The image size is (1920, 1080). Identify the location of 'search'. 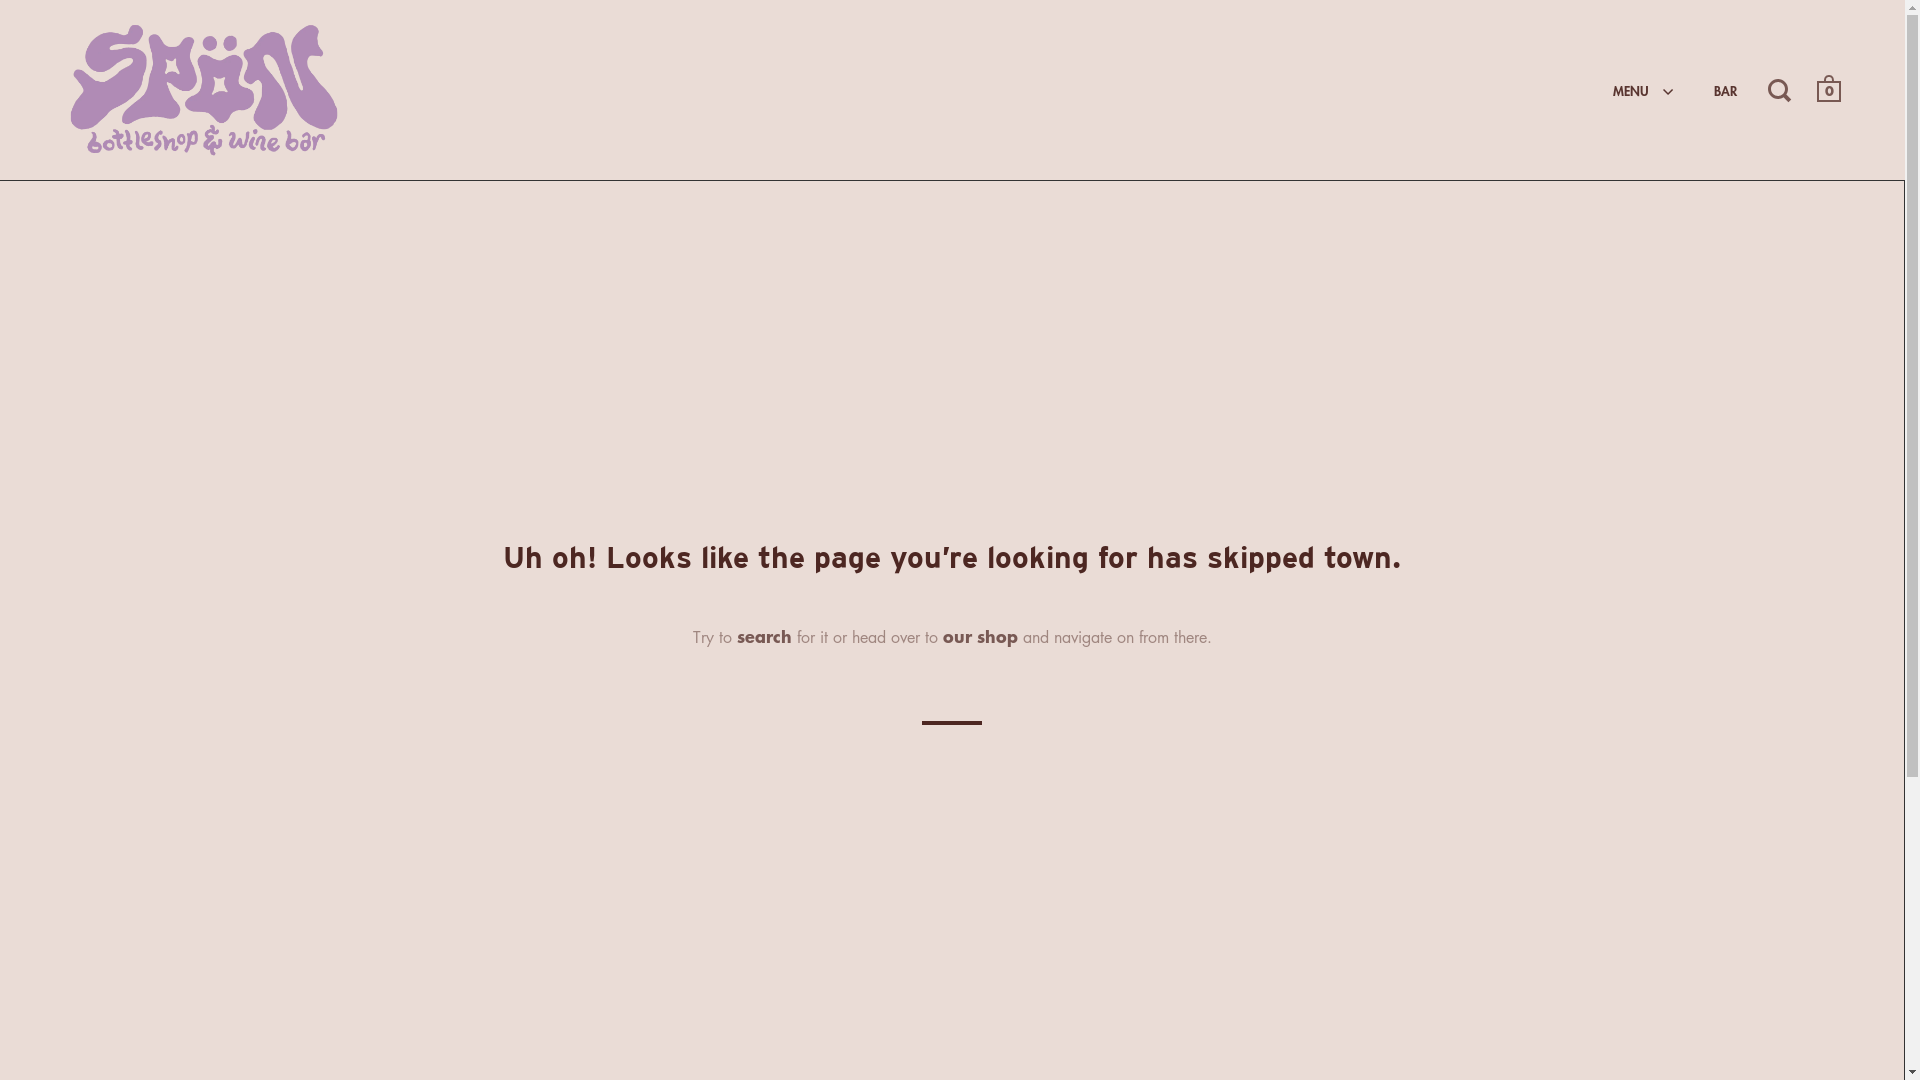
(762, 635).